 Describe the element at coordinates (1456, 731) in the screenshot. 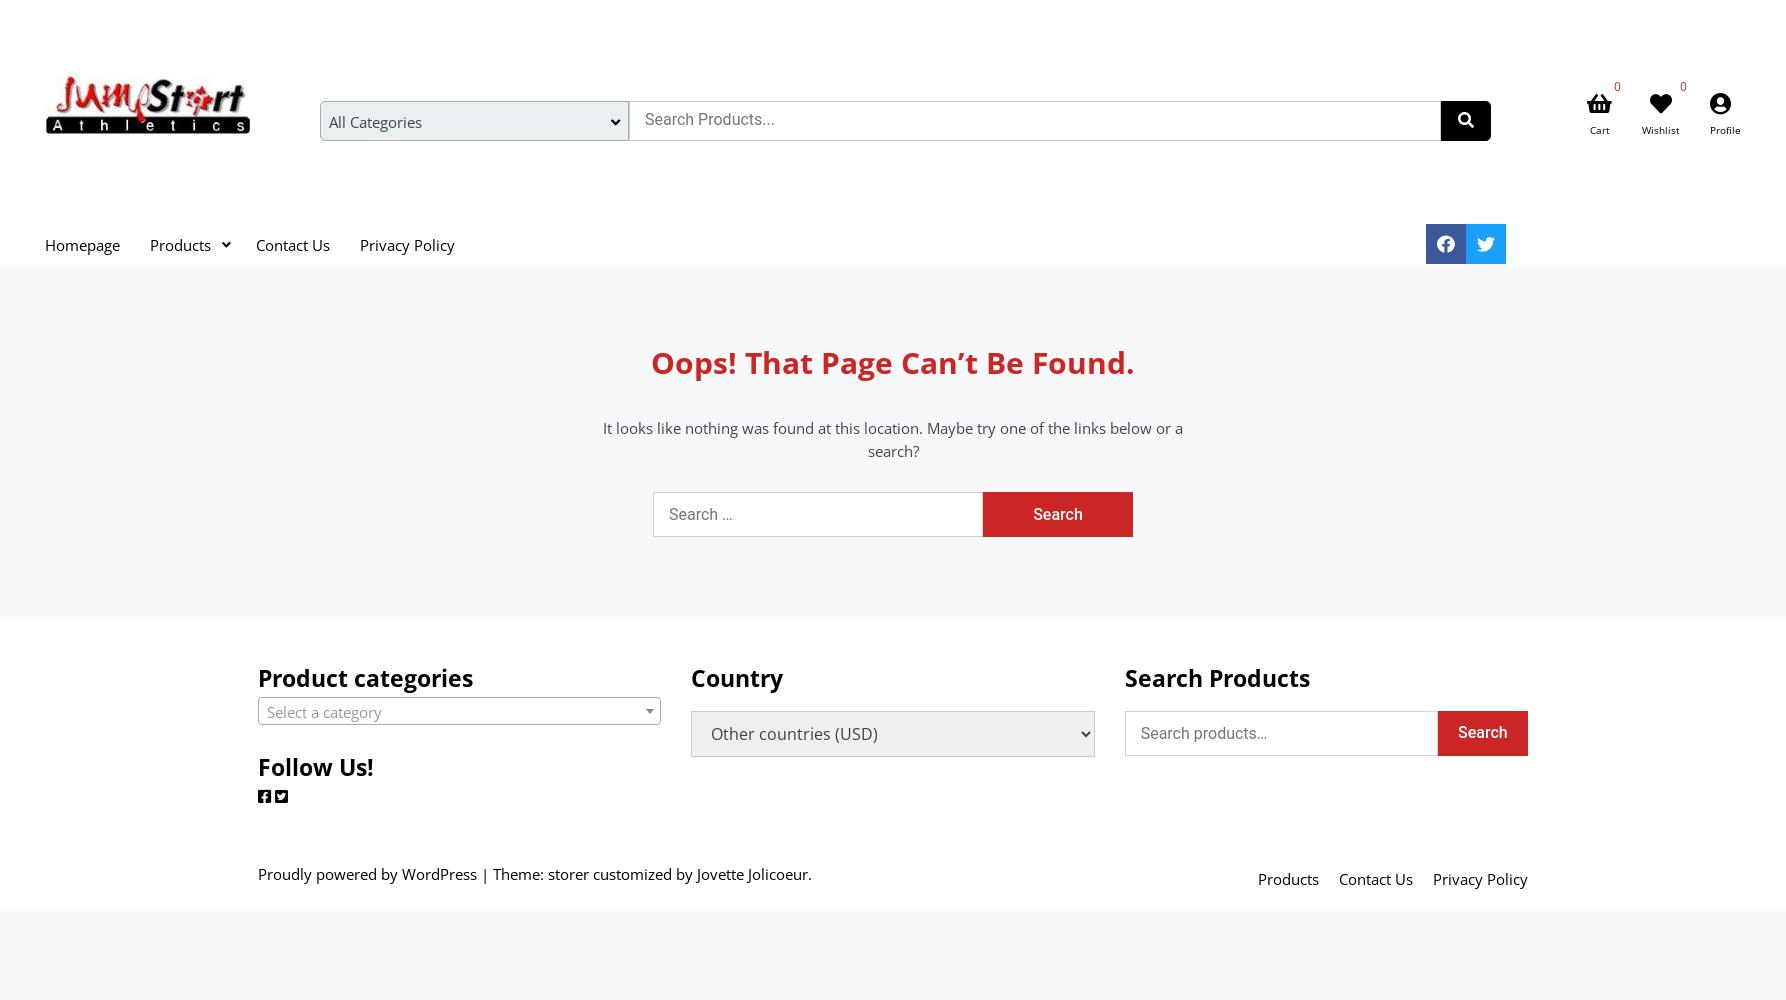

I see `'Search'` at that location.